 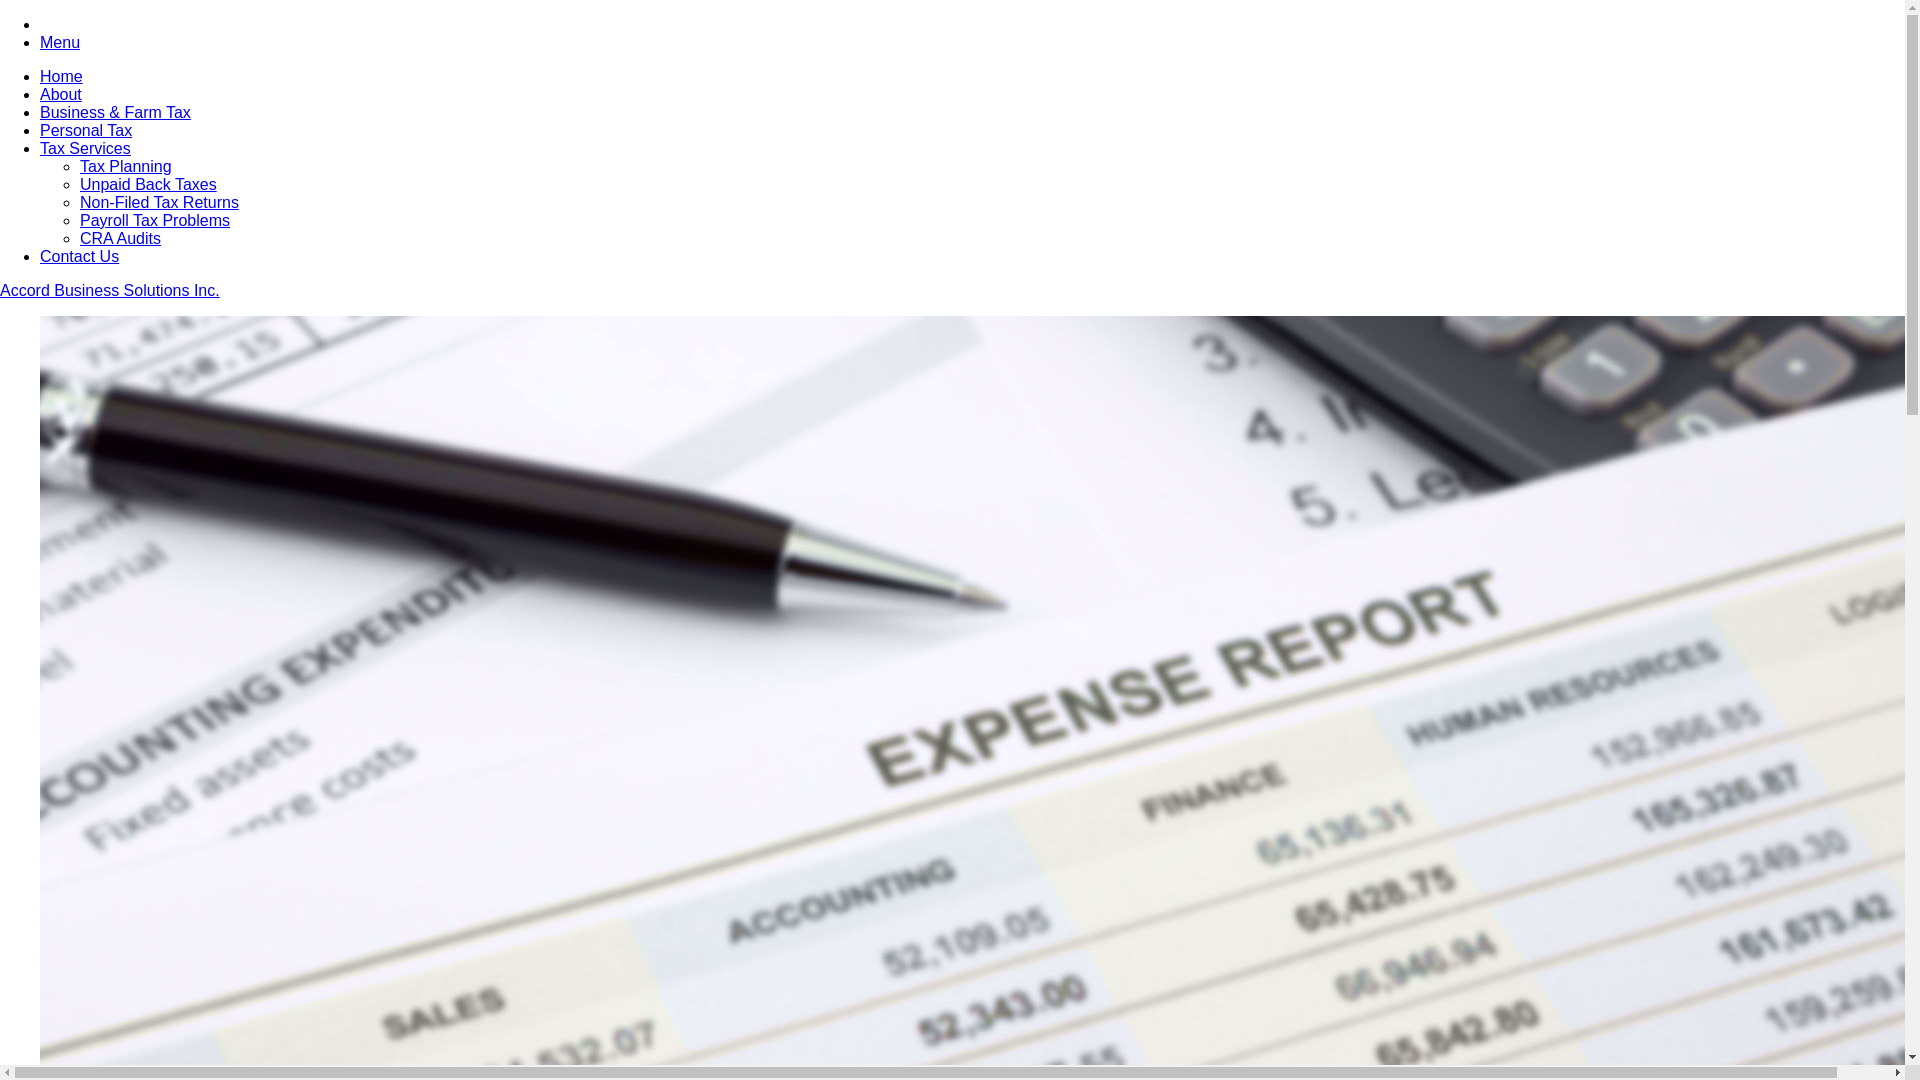 I want to click on 'Tax Planning', so click(x=80, y=165).